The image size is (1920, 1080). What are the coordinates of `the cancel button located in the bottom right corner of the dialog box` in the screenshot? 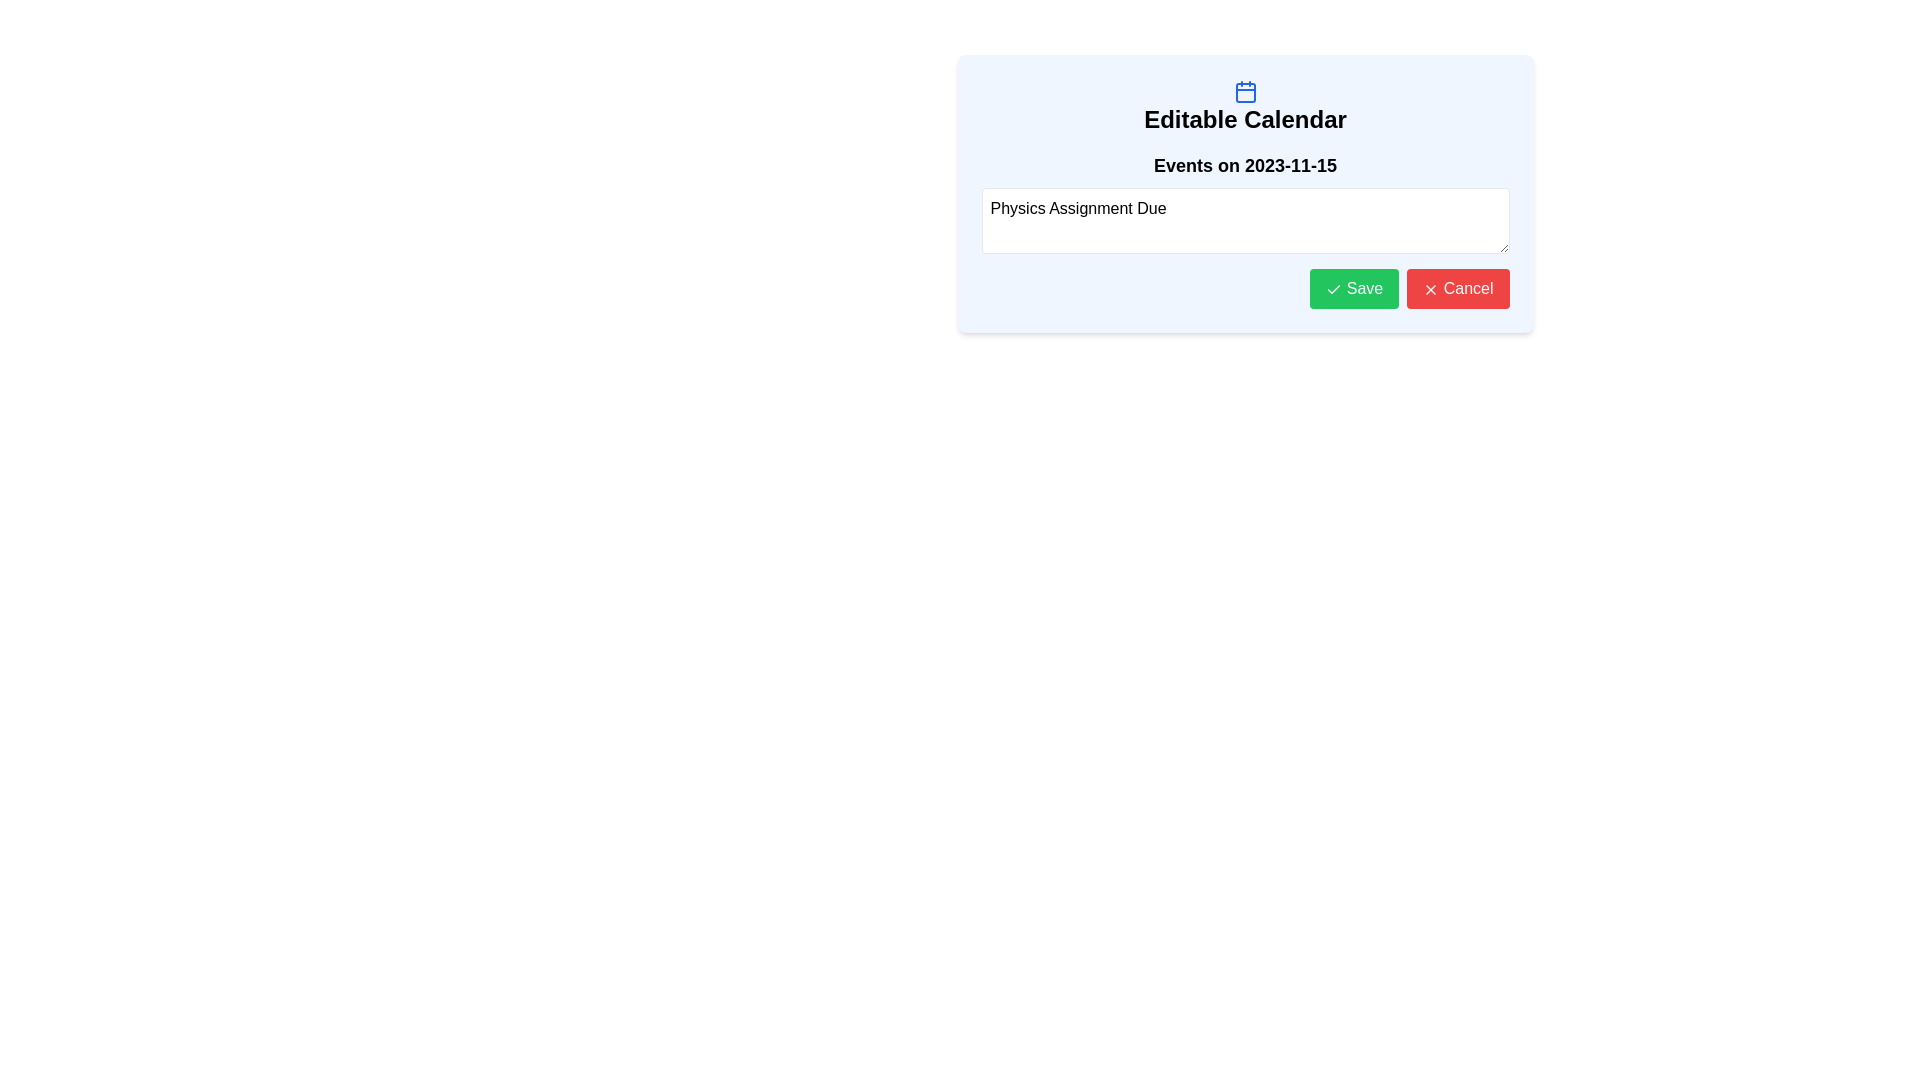 It's located at (1458, 288).